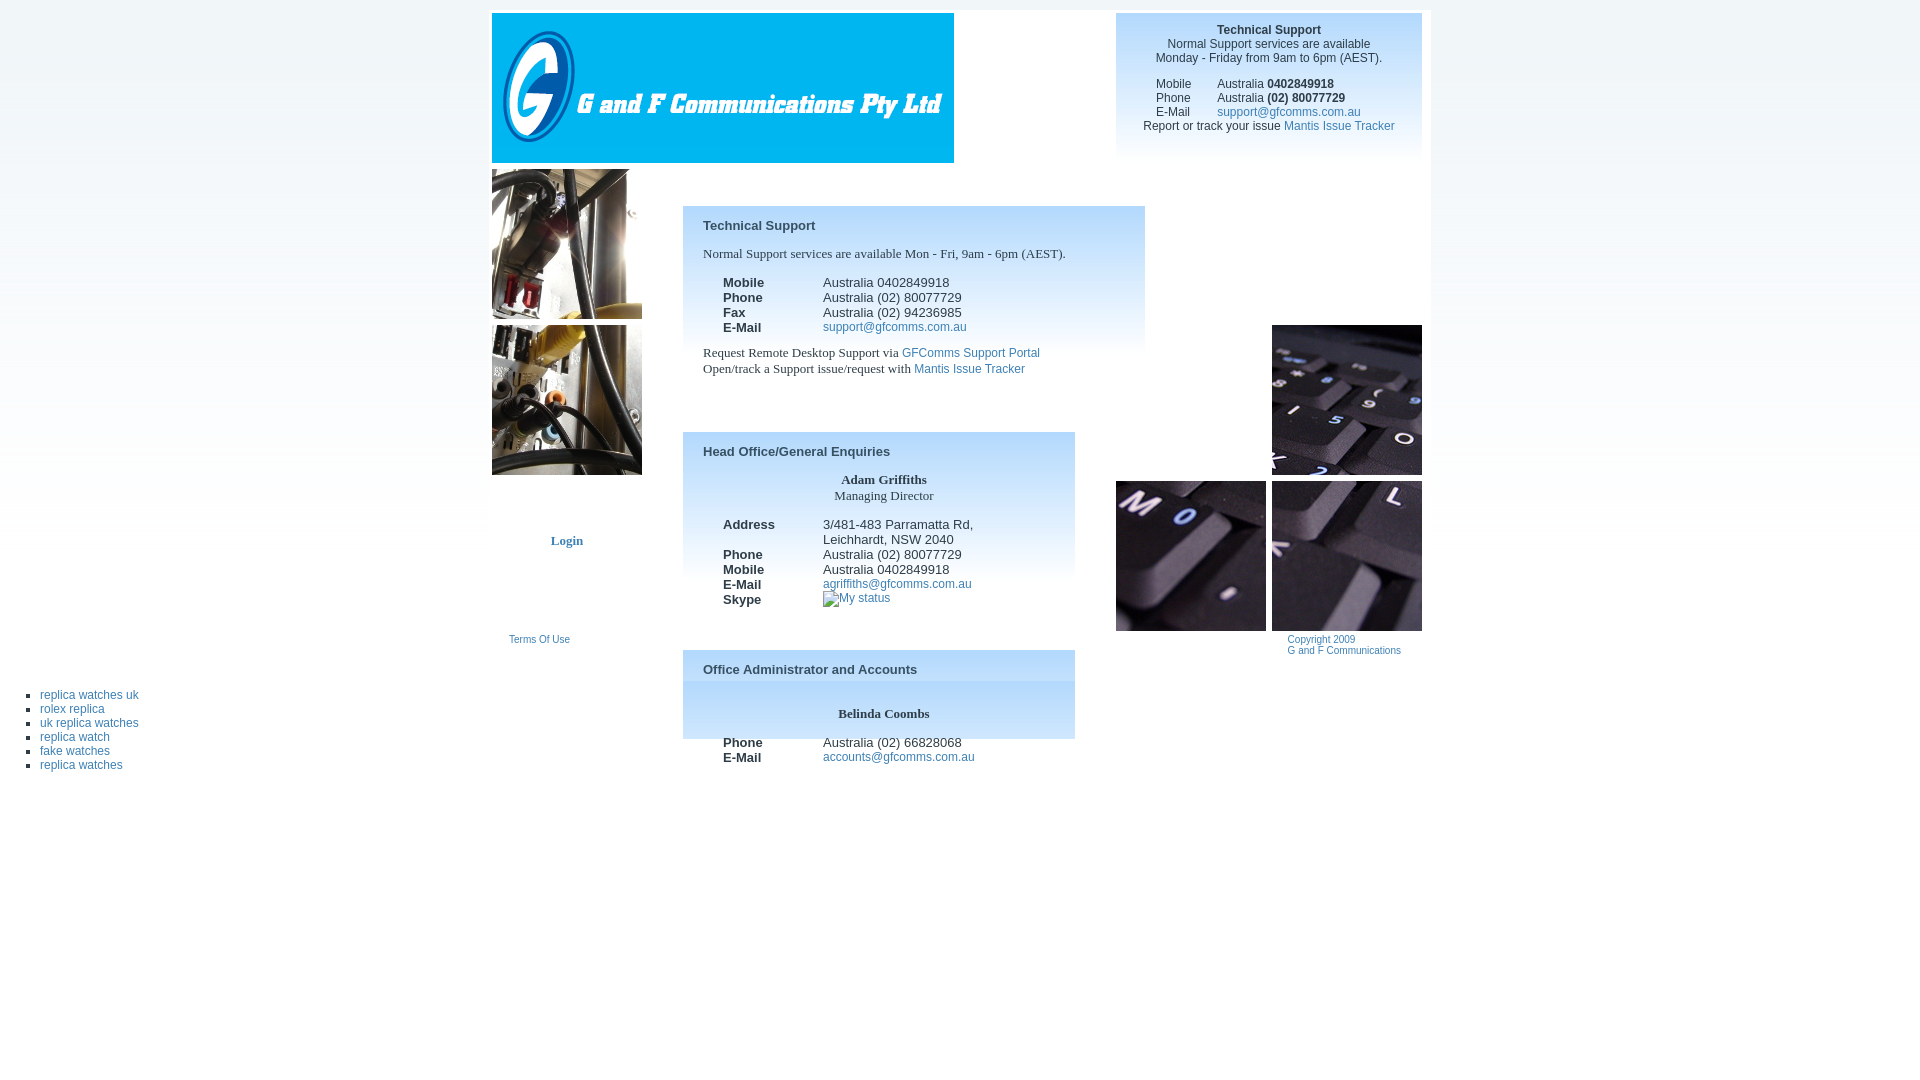  What do you see at coordinates (893, 326) in the screenshot?
I see `'support@gfcomms.com.au'` at bounding box center [893, 326].